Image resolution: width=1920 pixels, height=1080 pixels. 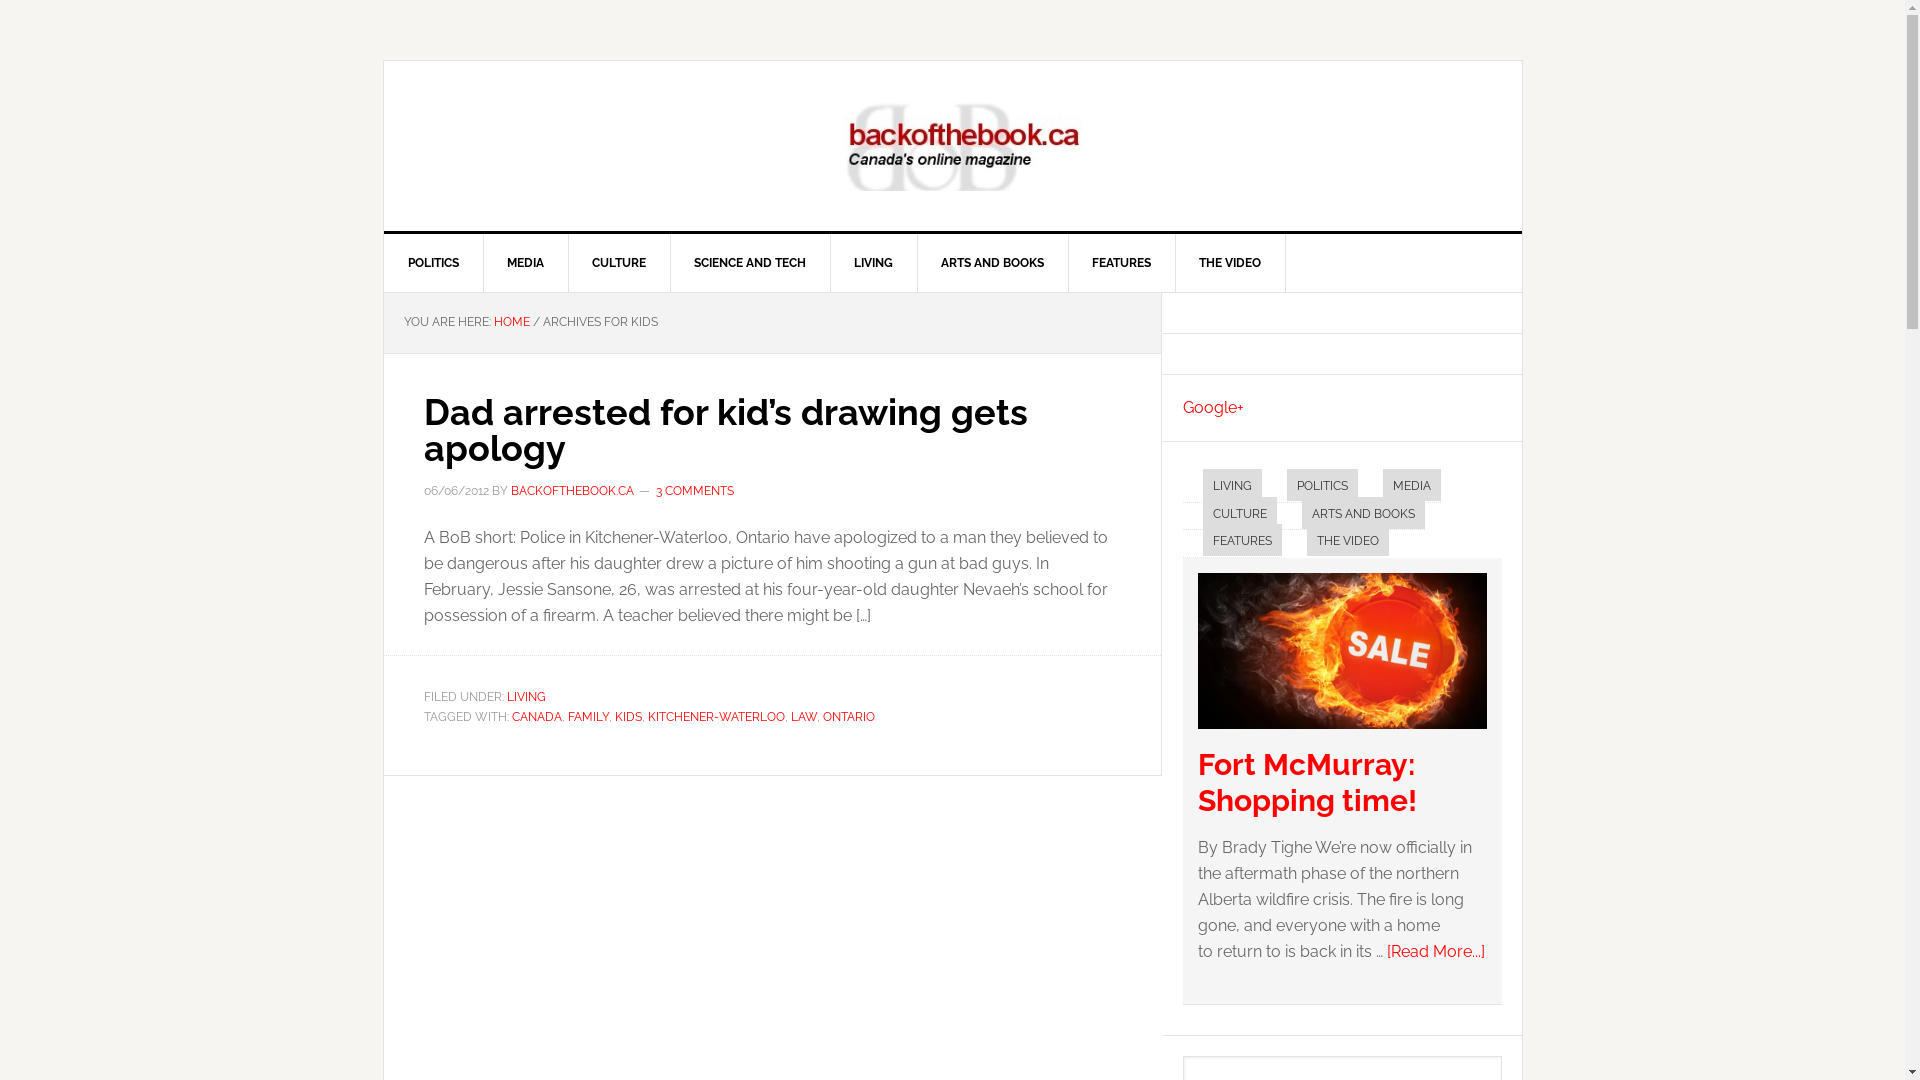 I want to click on 'POLITICS', so click(x=1321, y=485).